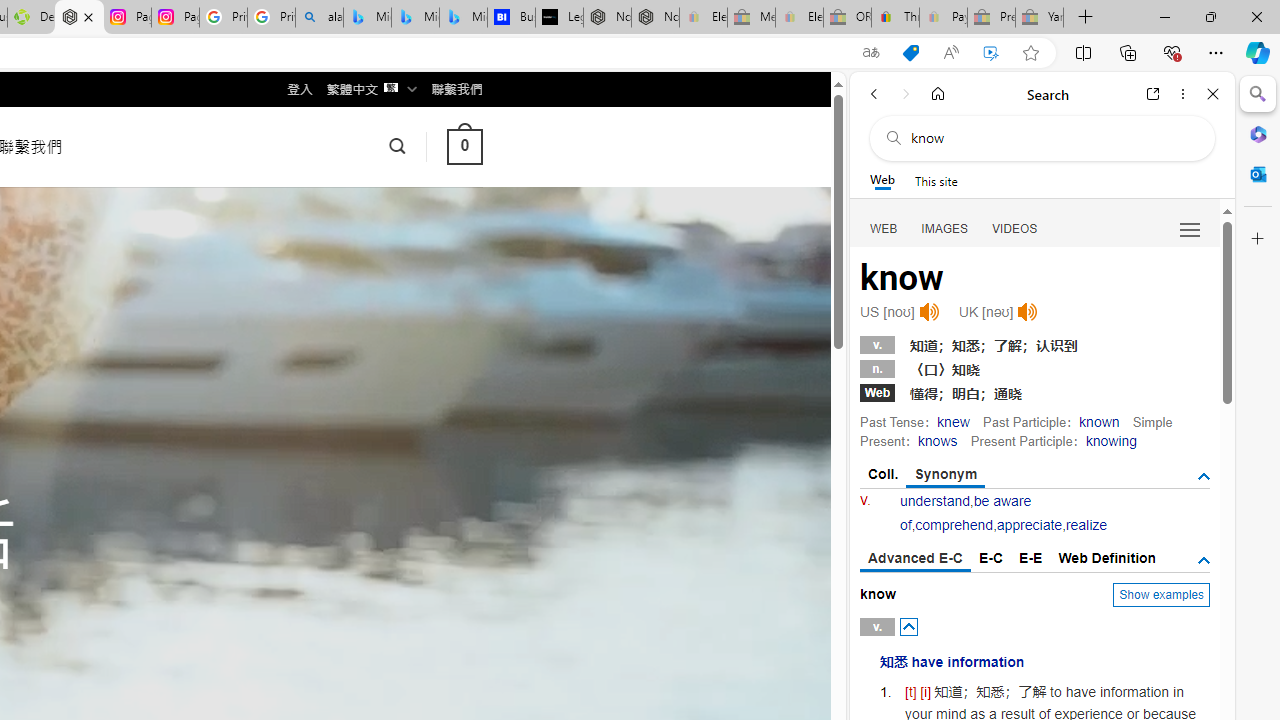  What do you see at coordinates (909, 52) in the screenshot?
I see `'This site has coupons! Shopping in Microsoft Edge'` at bounding box center [909, 52].